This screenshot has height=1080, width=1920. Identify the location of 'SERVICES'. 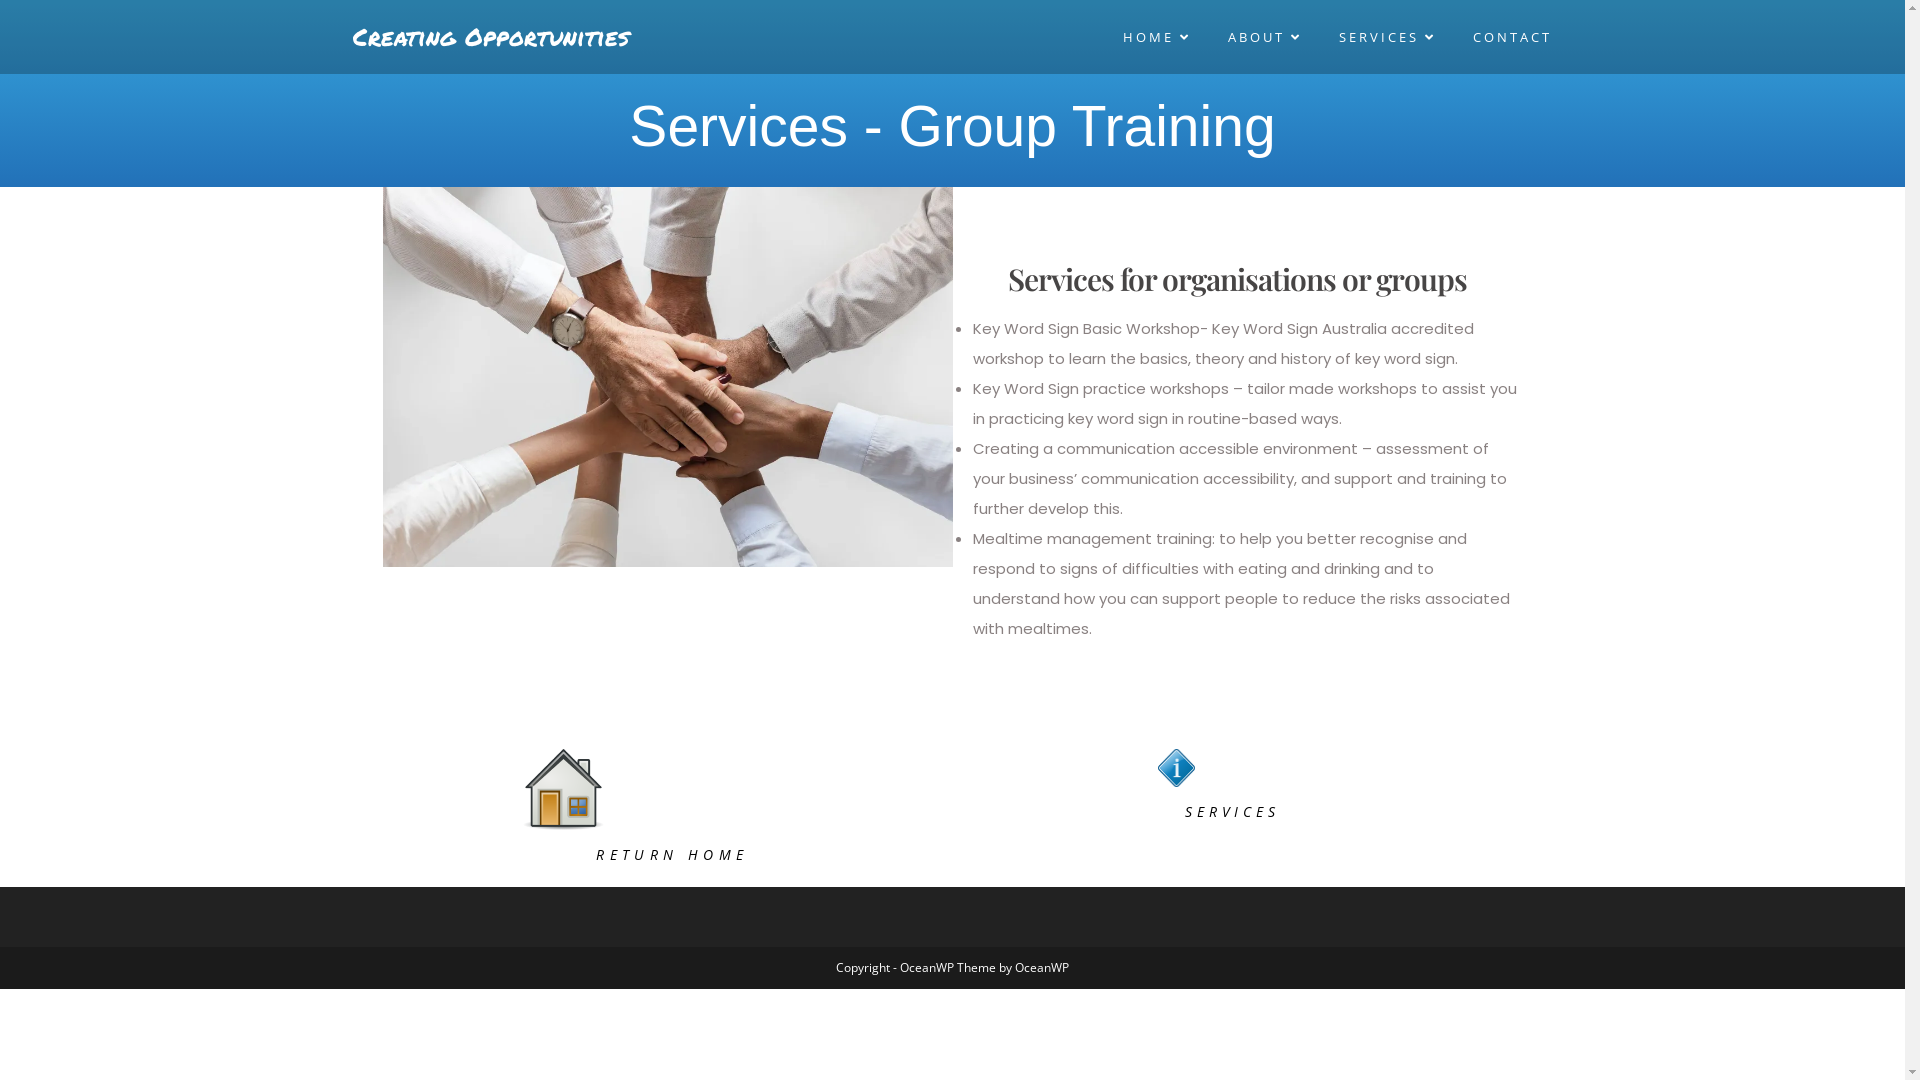
(1387, 37).